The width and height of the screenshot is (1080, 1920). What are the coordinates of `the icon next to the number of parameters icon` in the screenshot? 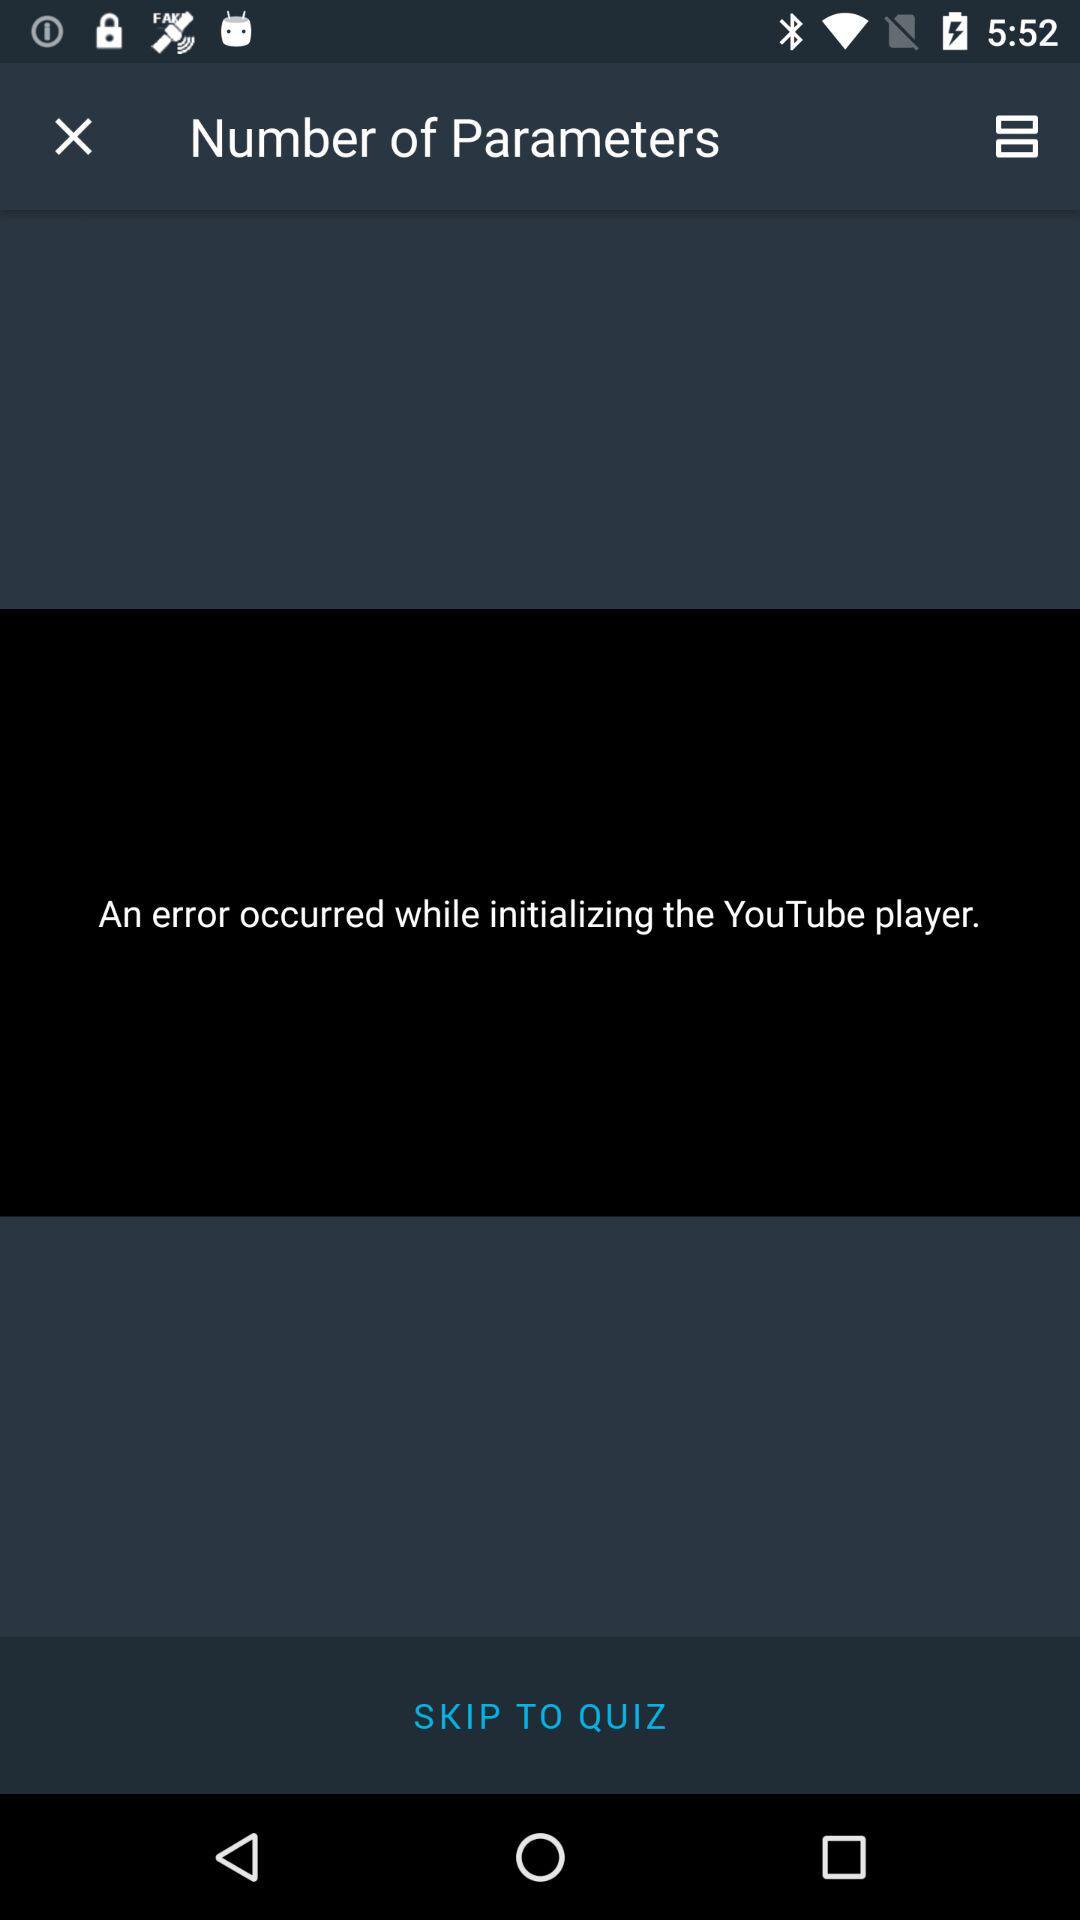 It's located at (1017, 135).